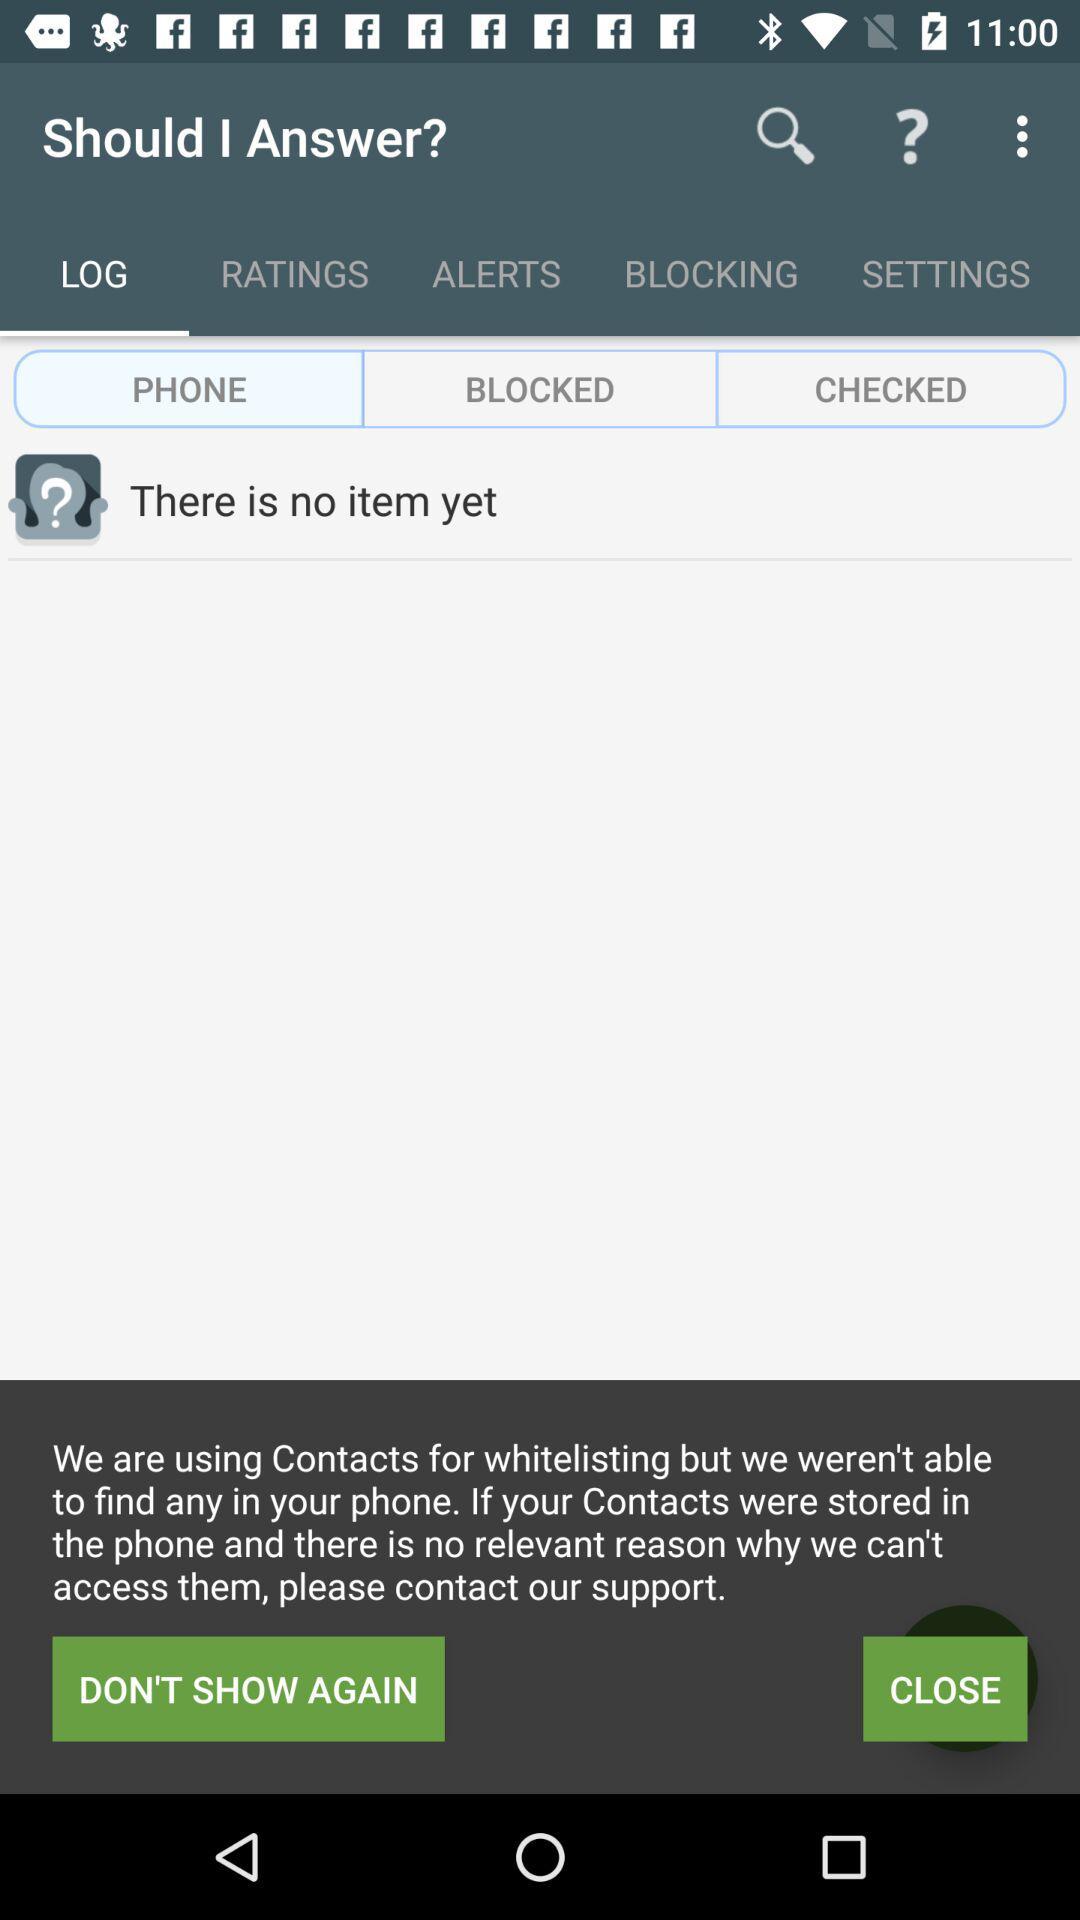 The width and height of the screenshot is (1080, 1920). I want to click on the icon next to should i answer?, so click(785, 135).